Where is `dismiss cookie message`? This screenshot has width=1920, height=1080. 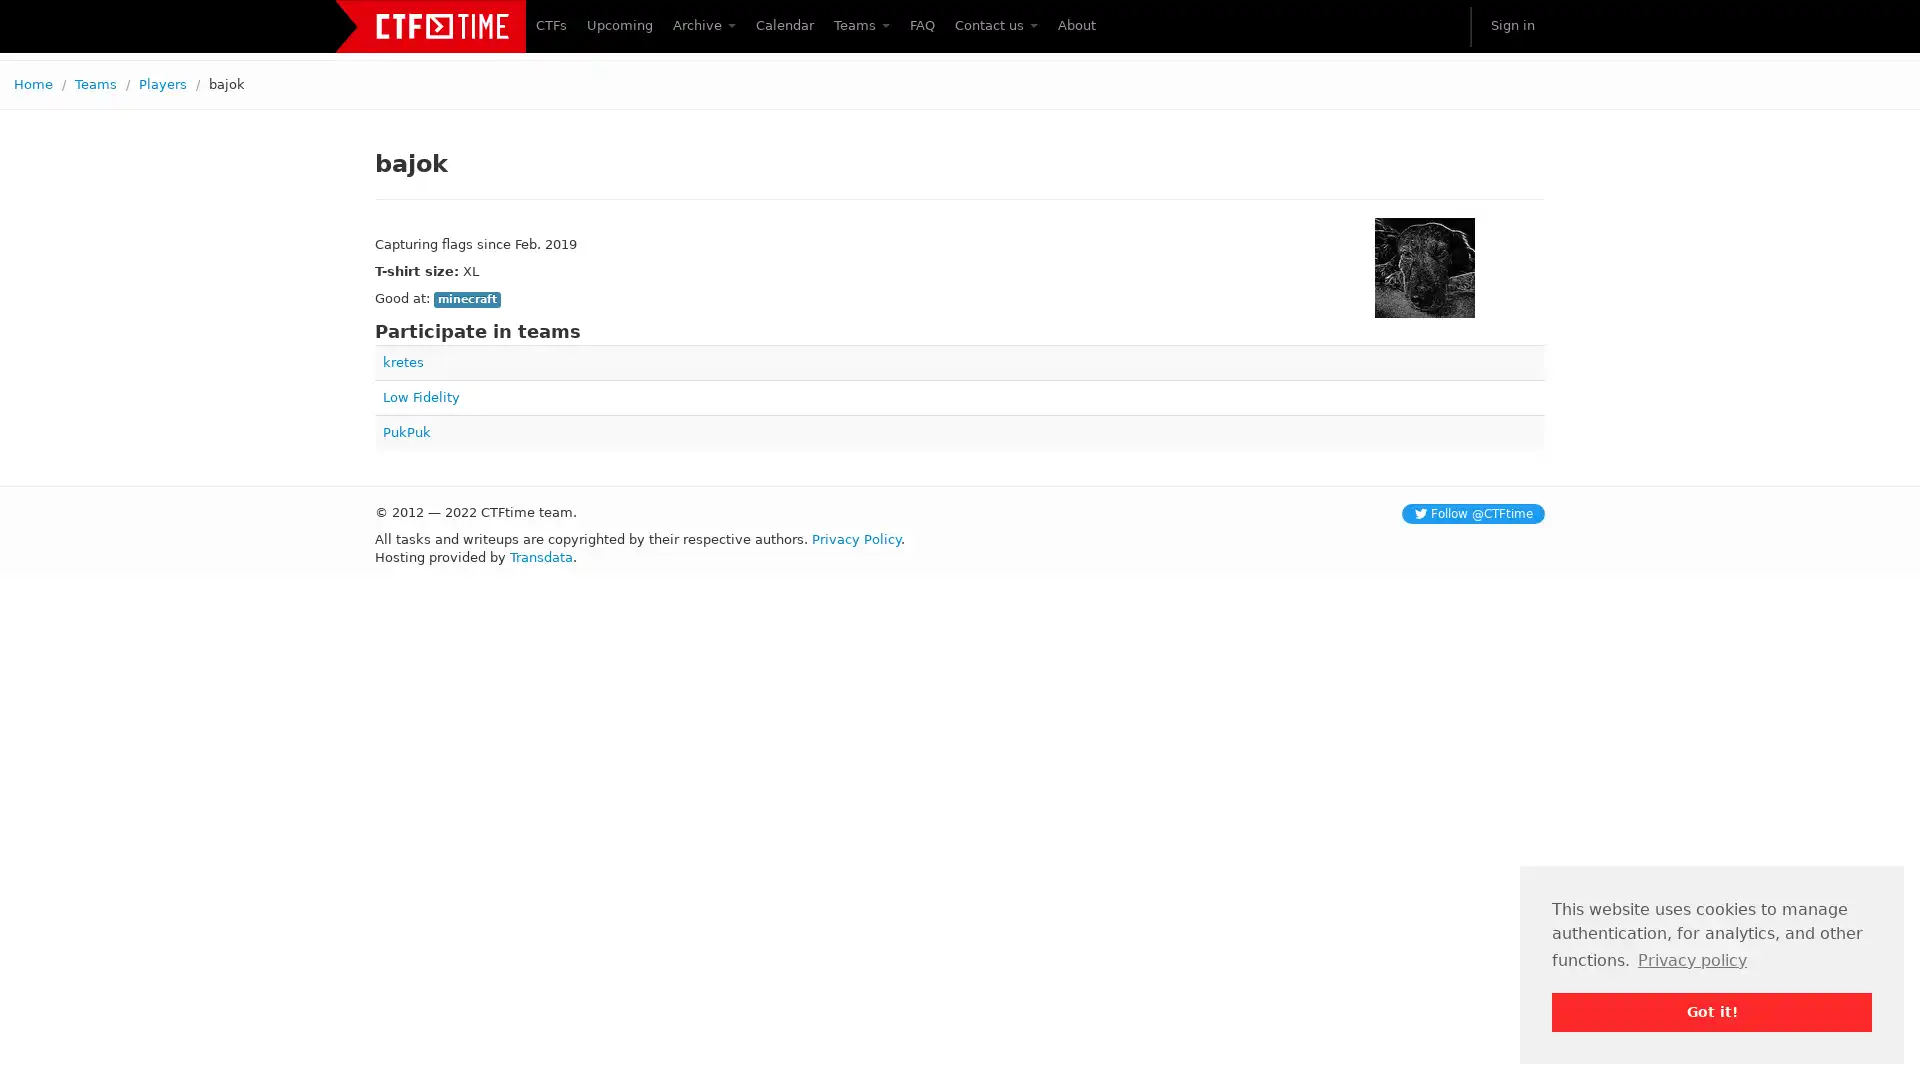
dismiss cookie message is located at coordinates (1711, 1011).